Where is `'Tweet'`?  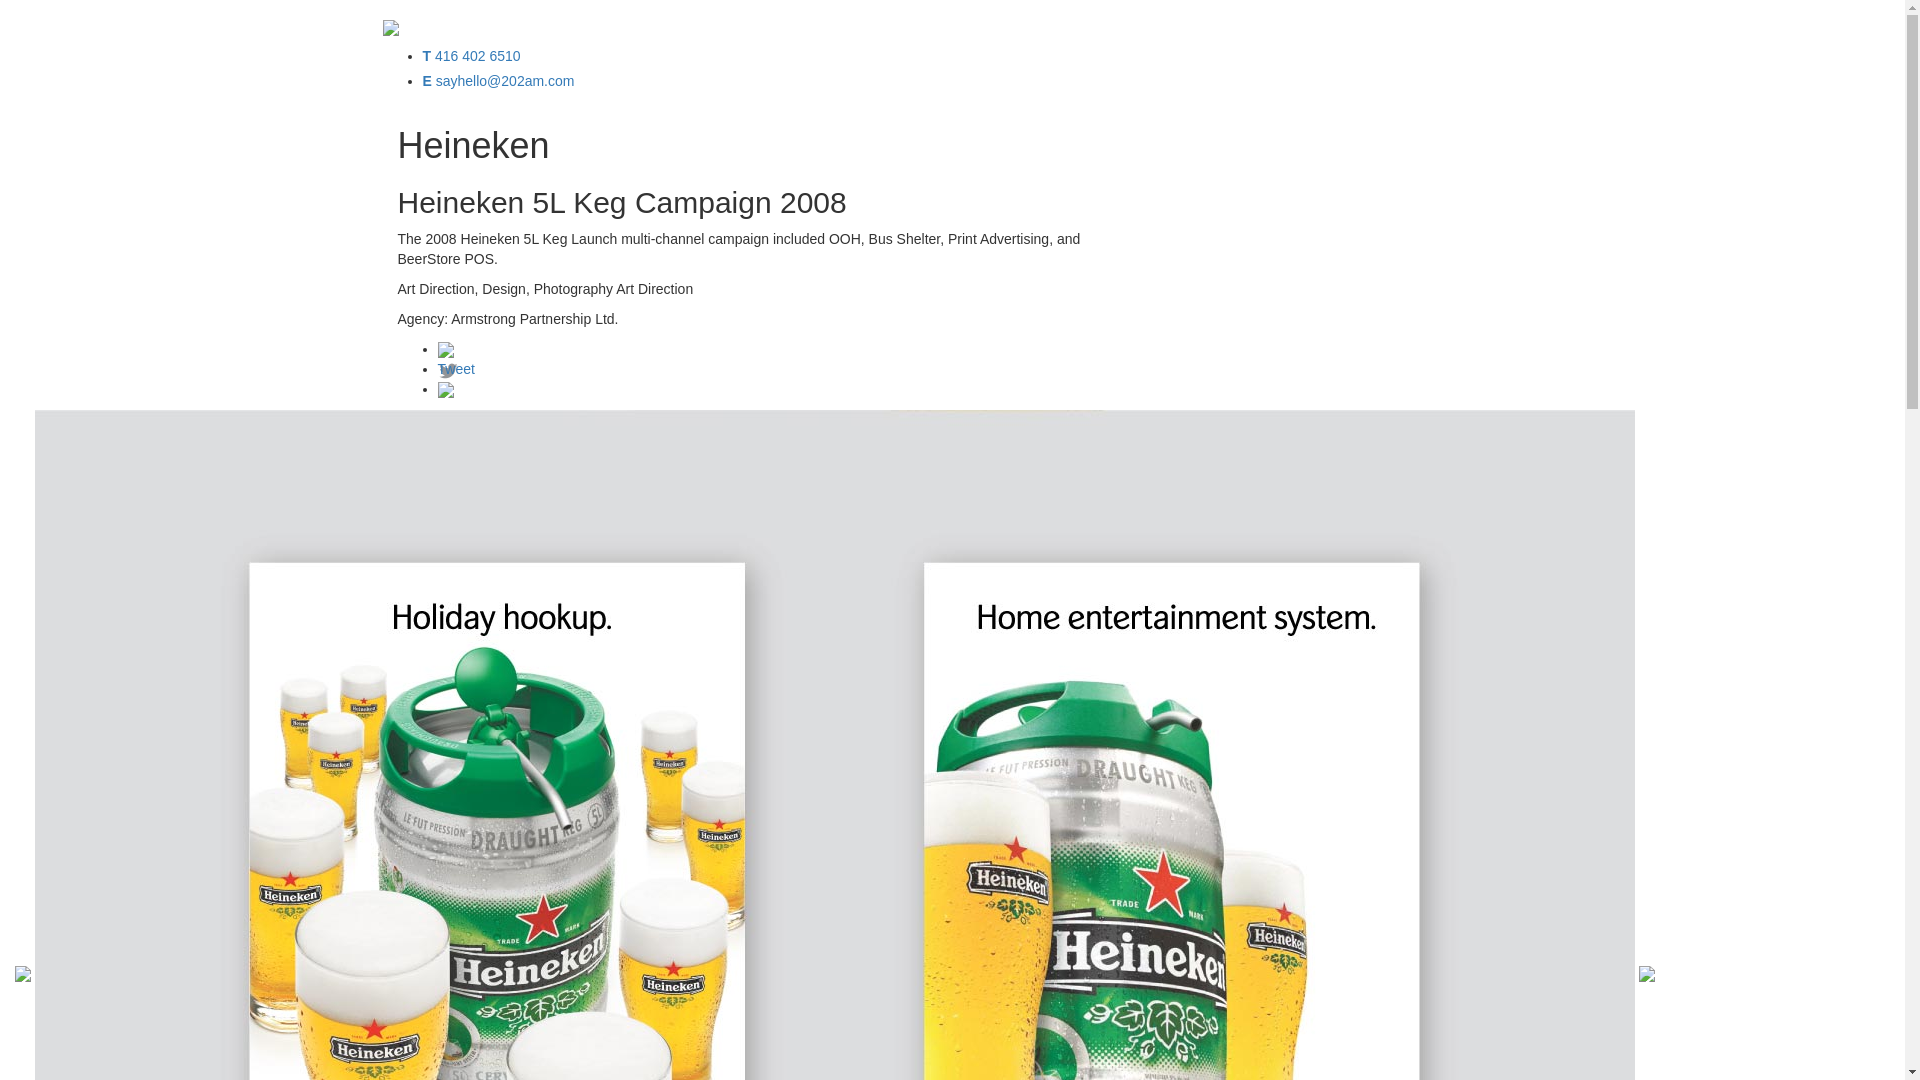
'Tweet' is located at coordinates (455, 369).